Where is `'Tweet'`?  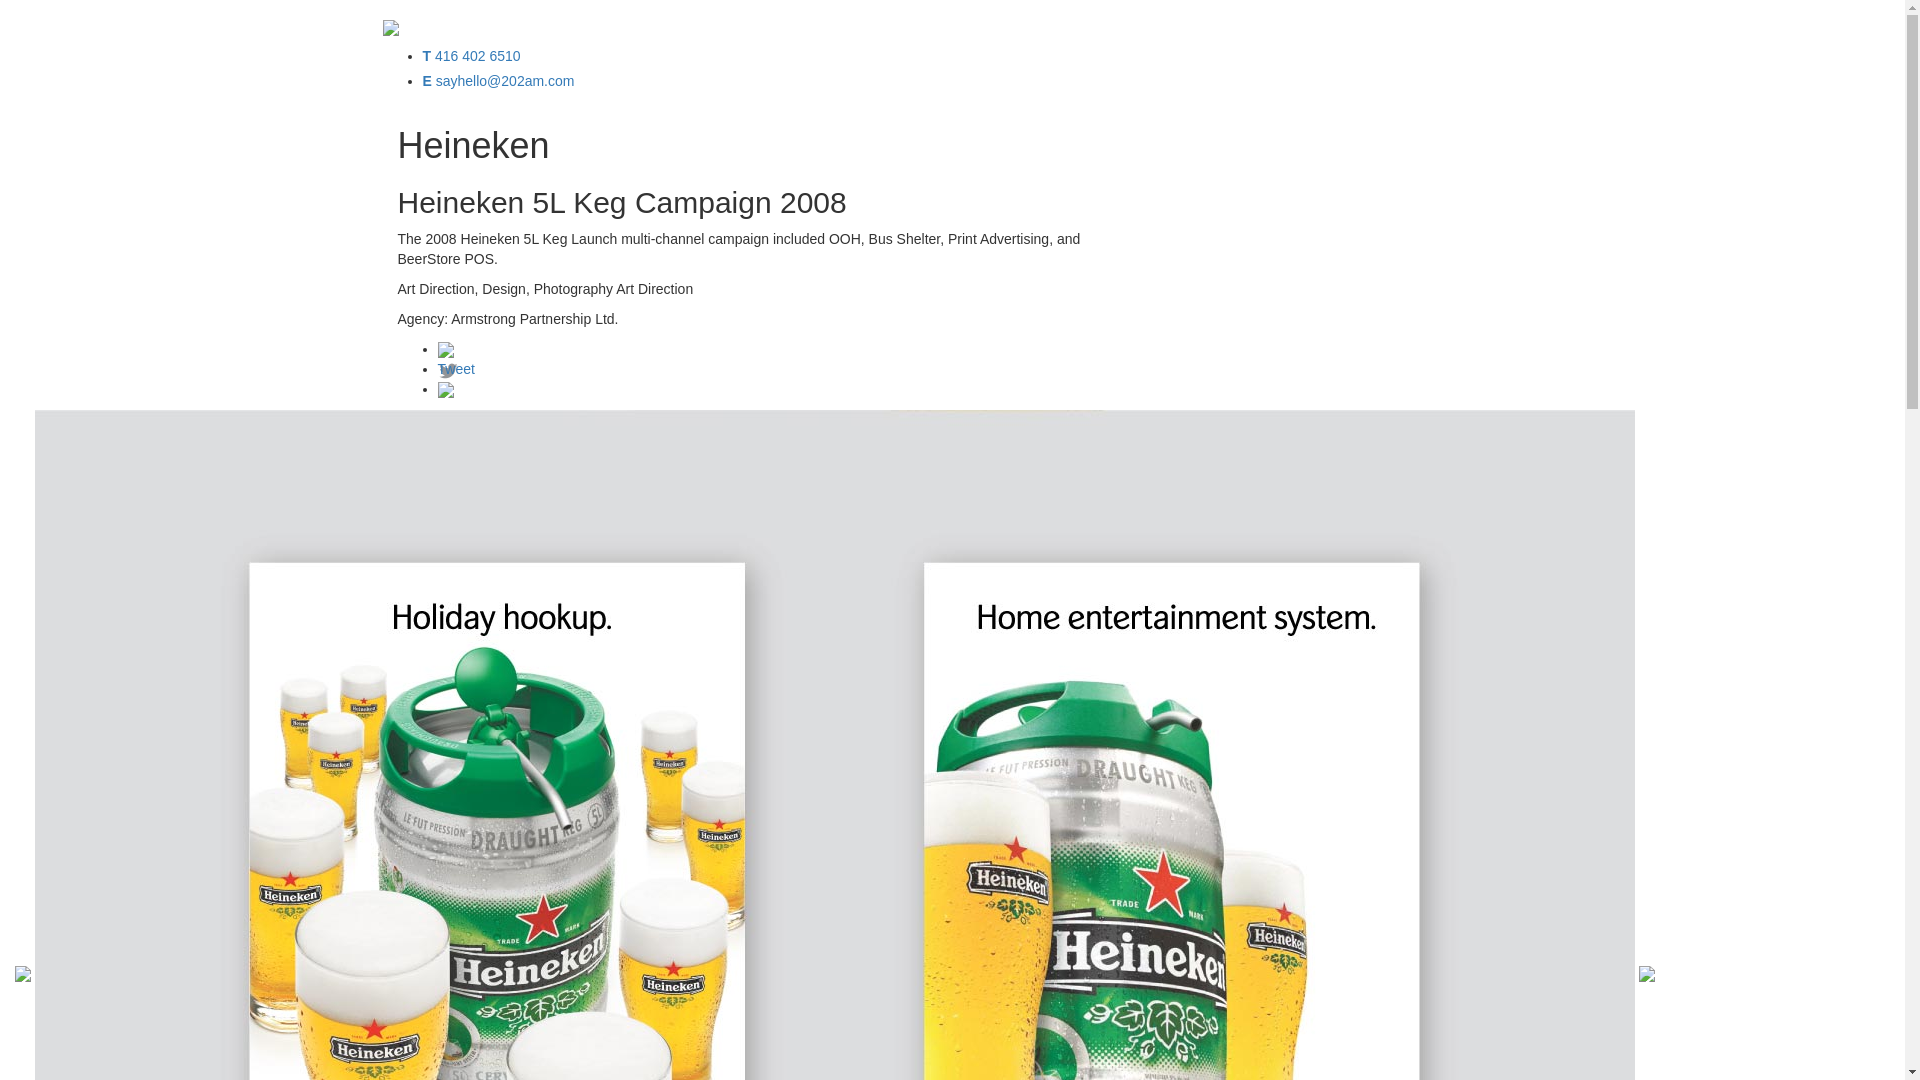
'Tweet' is located at coordinates (455, 369).